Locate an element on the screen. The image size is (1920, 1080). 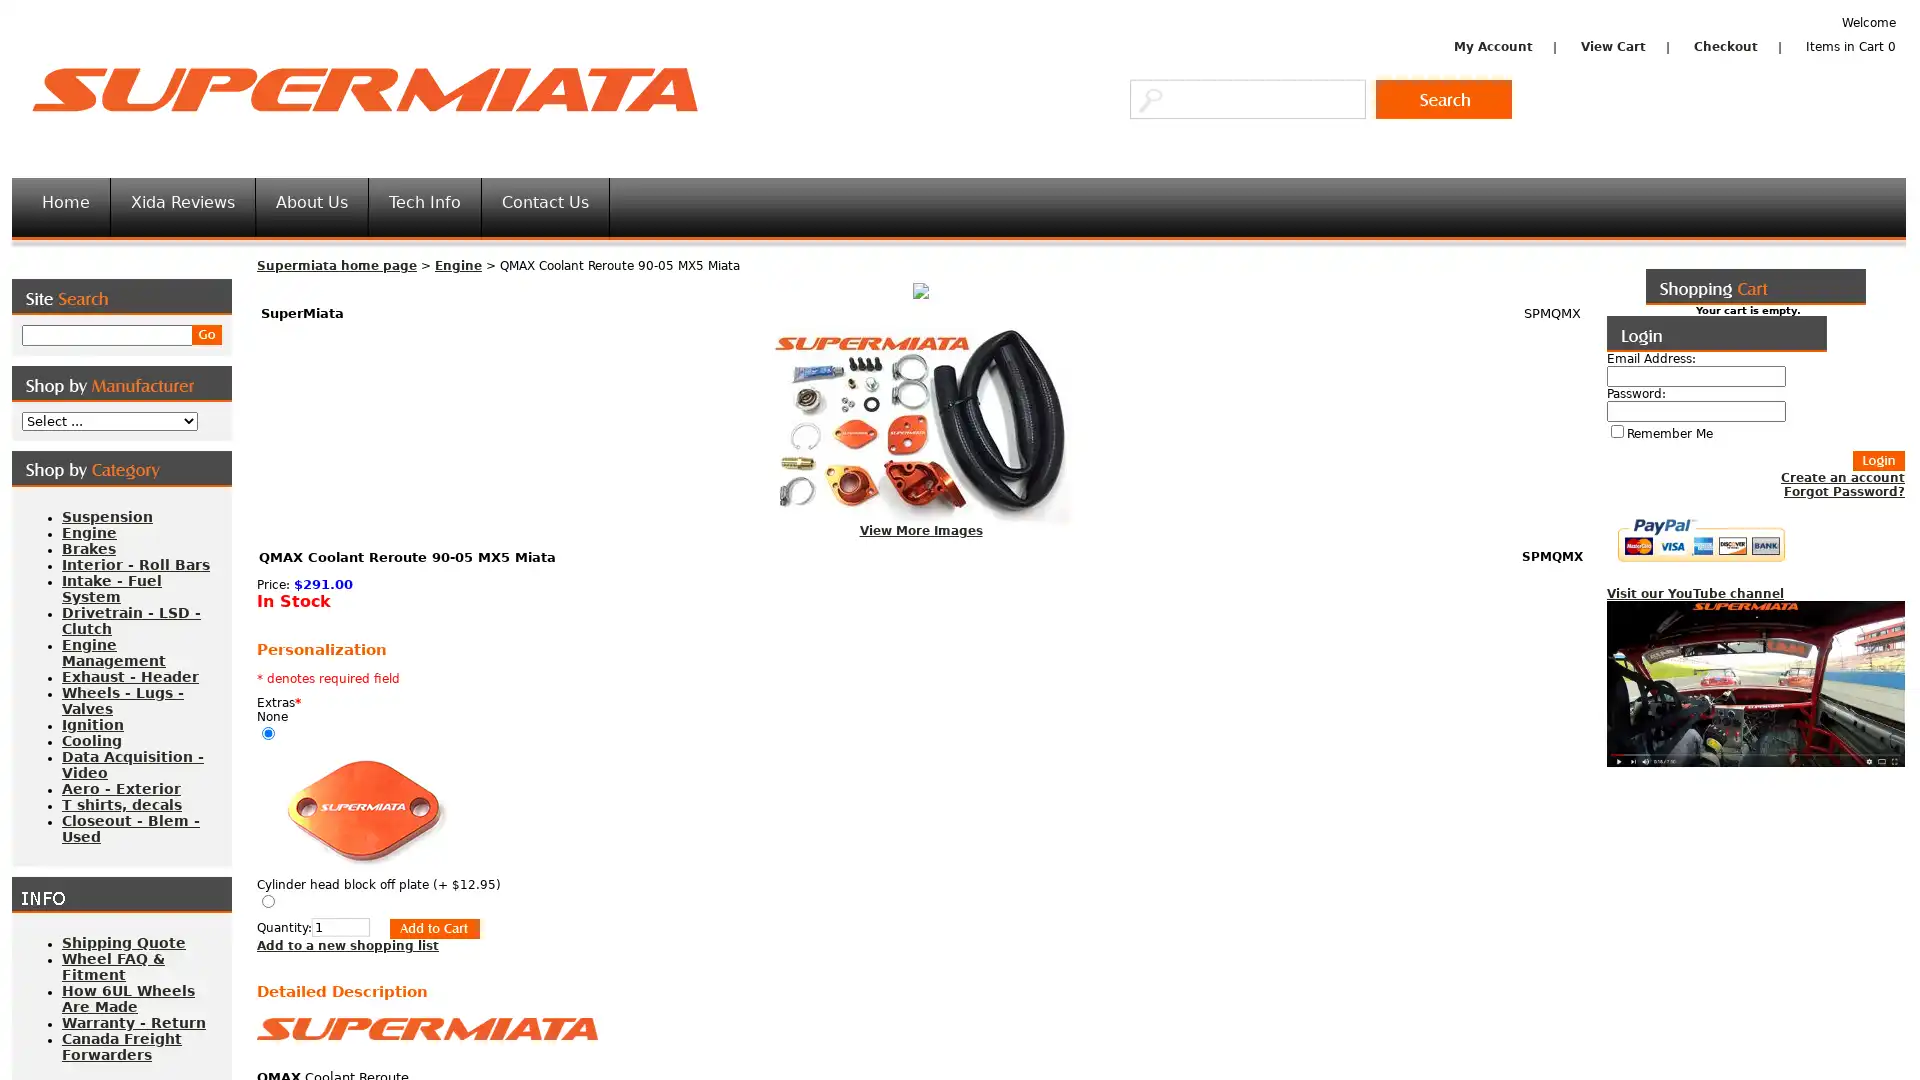
Submit is located at coordinates (424, 928).